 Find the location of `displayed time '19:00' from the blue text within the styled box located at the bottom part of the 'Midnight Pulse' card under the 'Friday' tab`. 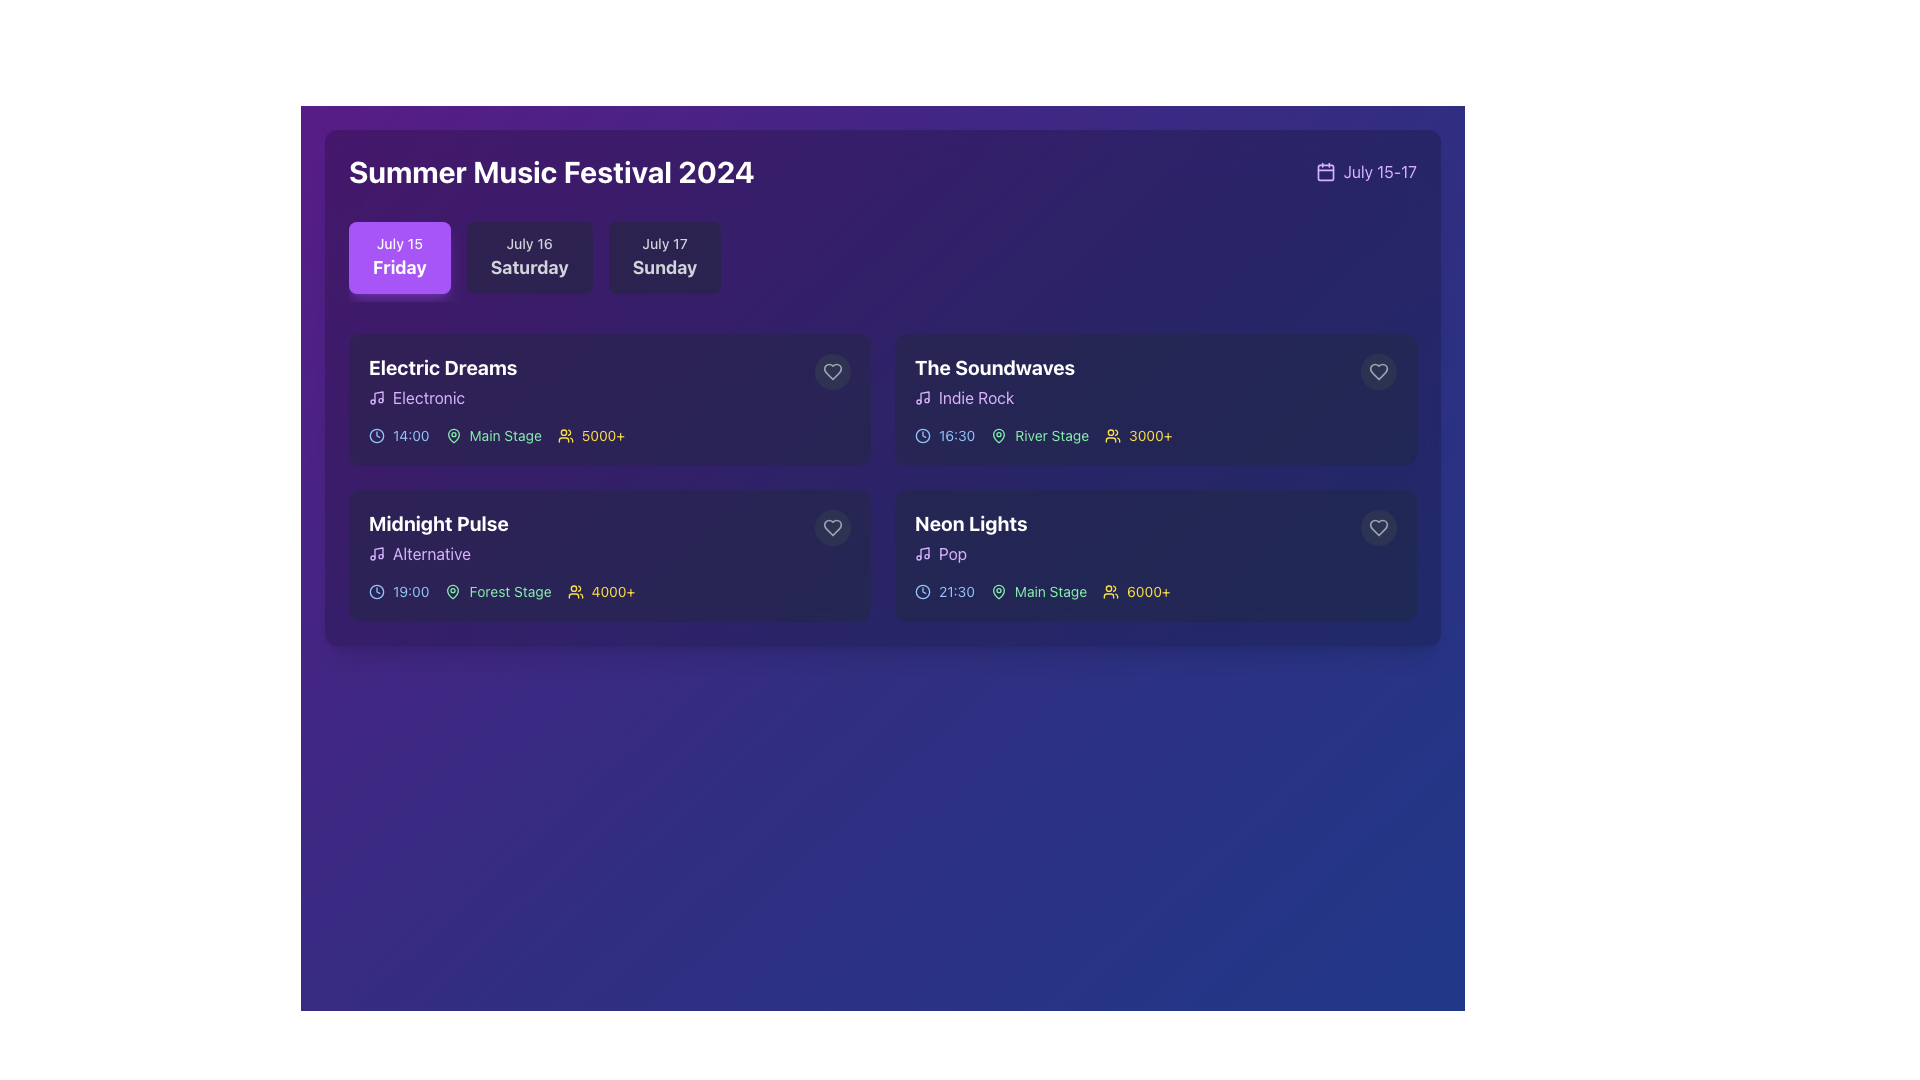

displayed time '19:00' from the blue text within the styled box located at the bottom part of the 'Midnight Pulse' card under the 'Friday' tab is located at coordinates (410, 590).